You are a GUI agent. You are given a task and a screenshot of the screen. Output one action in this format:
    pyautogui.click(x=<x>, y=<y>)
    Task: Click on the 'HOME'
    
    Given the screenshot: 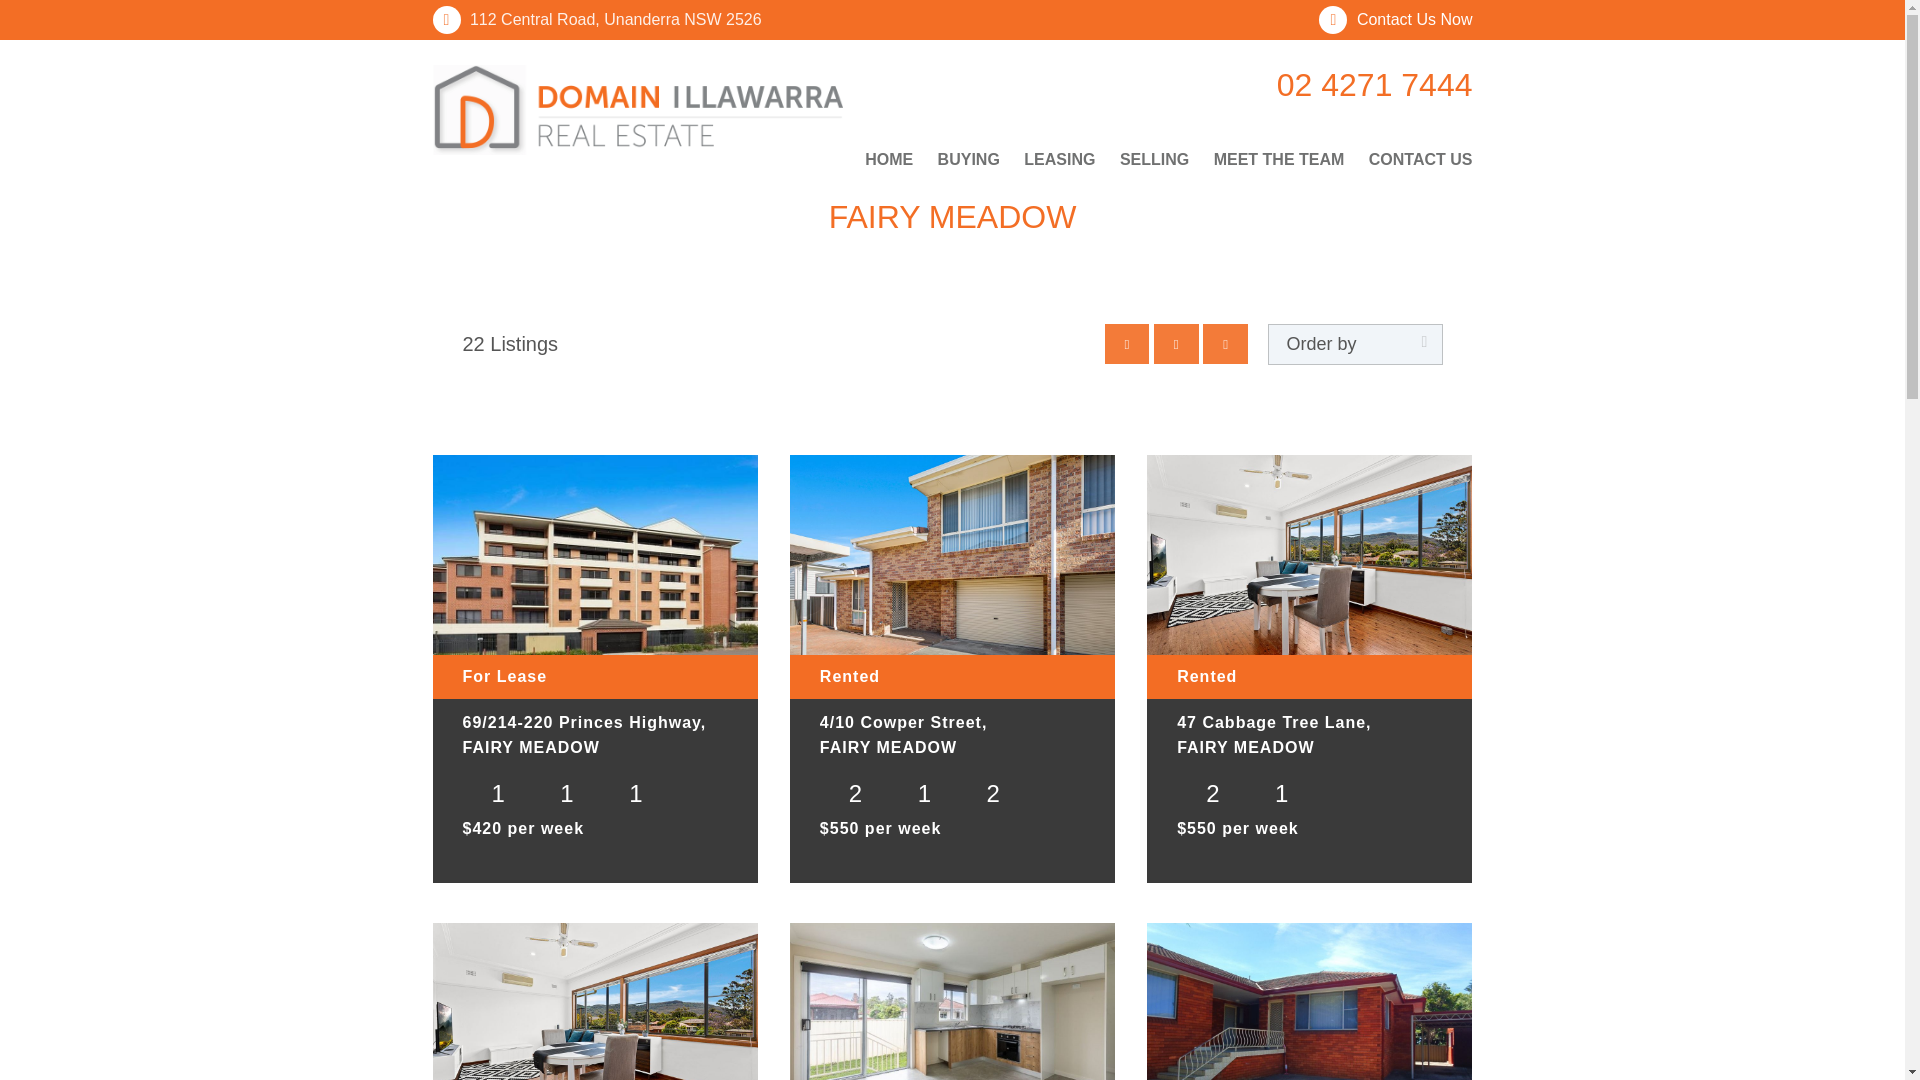 What is the action you would take?
    pyautogui.click(x=892, y=158)
    